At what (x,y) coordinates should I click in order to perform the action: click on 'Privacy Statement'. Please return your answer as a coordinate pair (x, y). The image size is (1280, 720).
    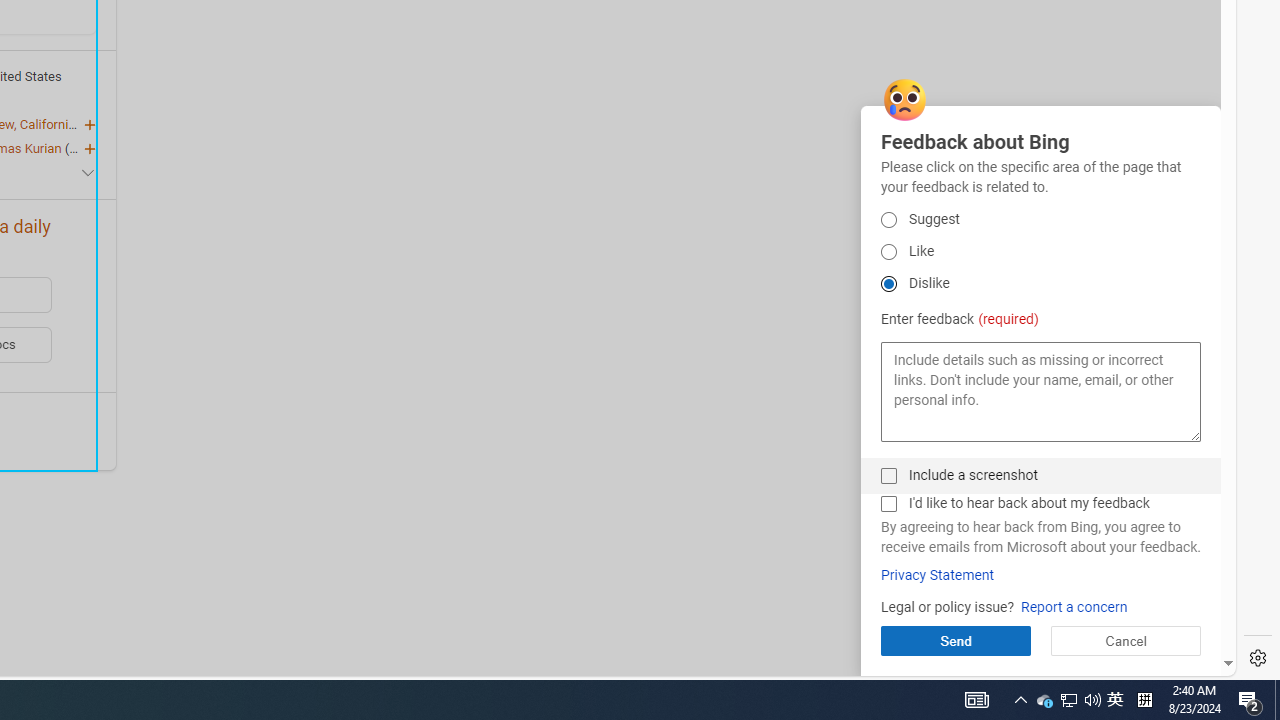
    Looking at the image, I should click on (936, 575).